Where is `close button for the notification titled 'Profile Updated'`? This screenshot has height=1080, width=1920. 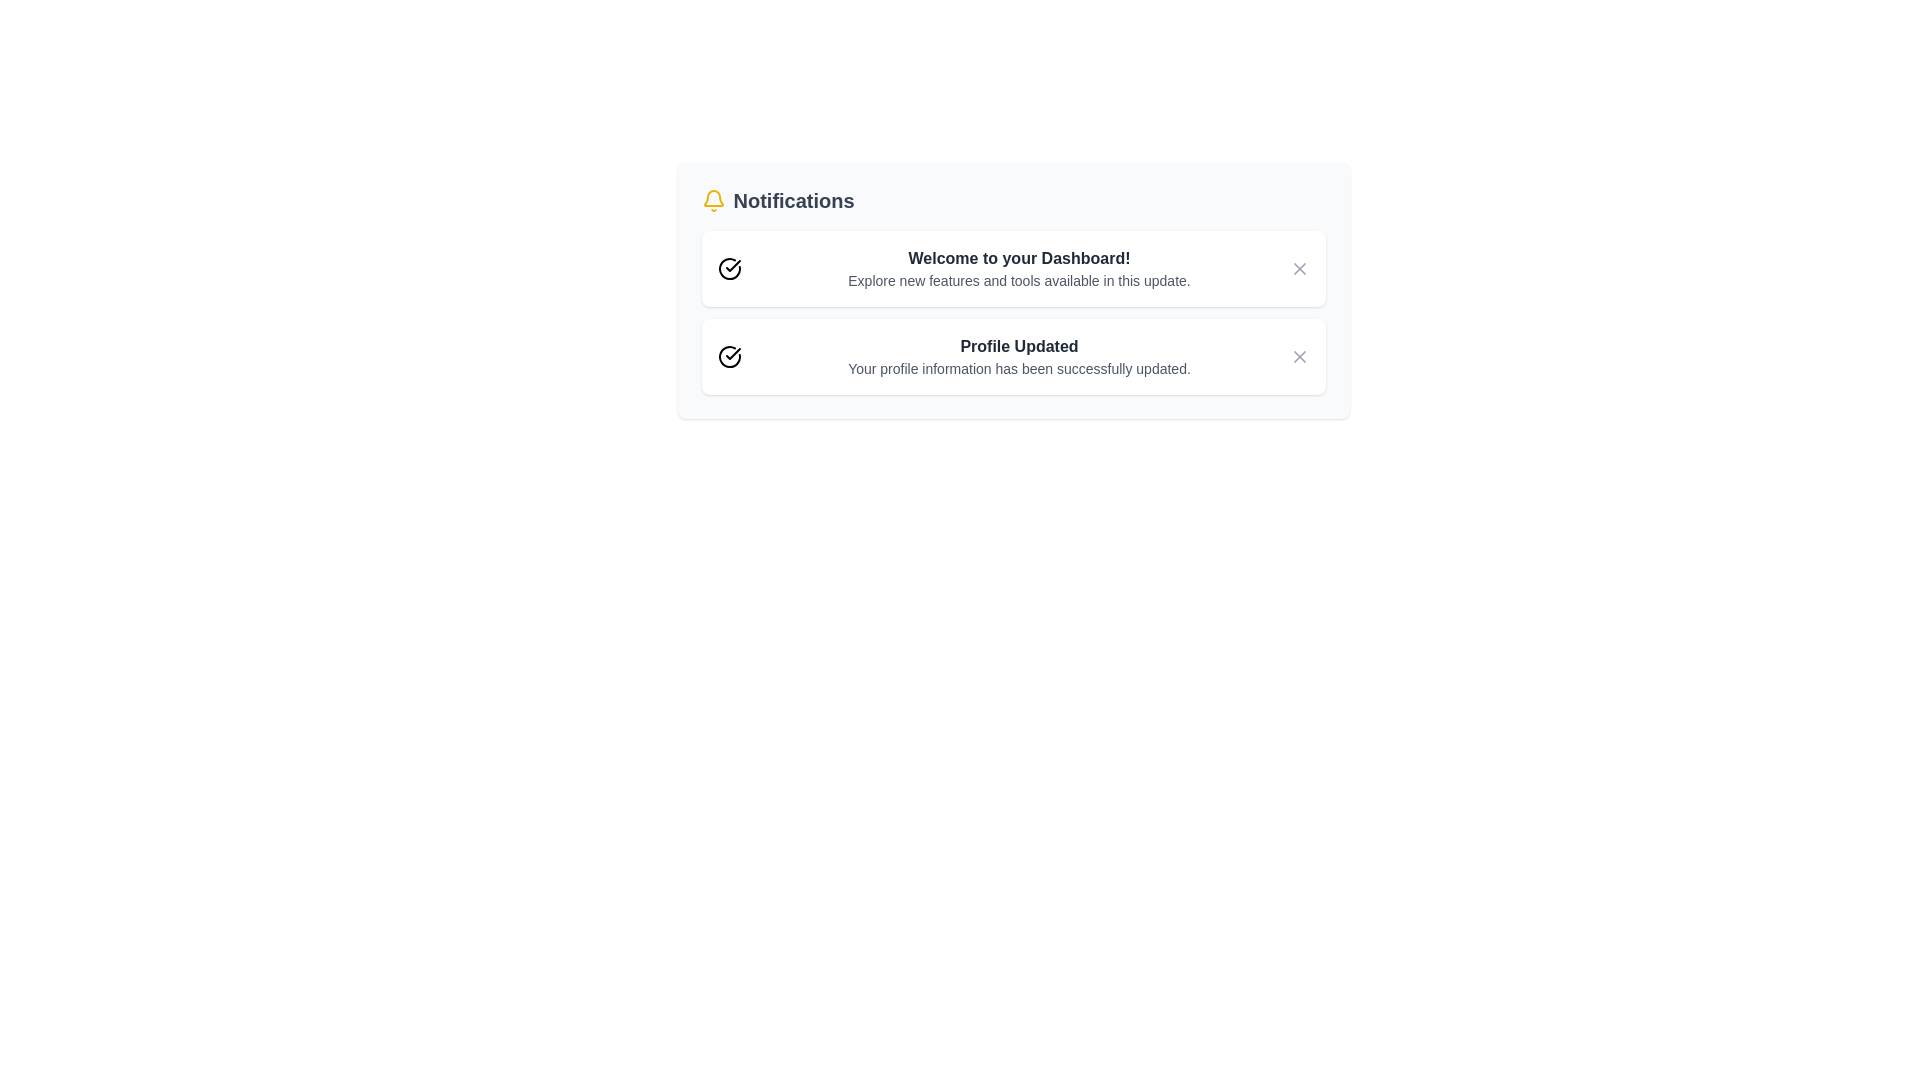 close button for the notification titled 'Profile Updated' is located at coordinates (1299, 356).